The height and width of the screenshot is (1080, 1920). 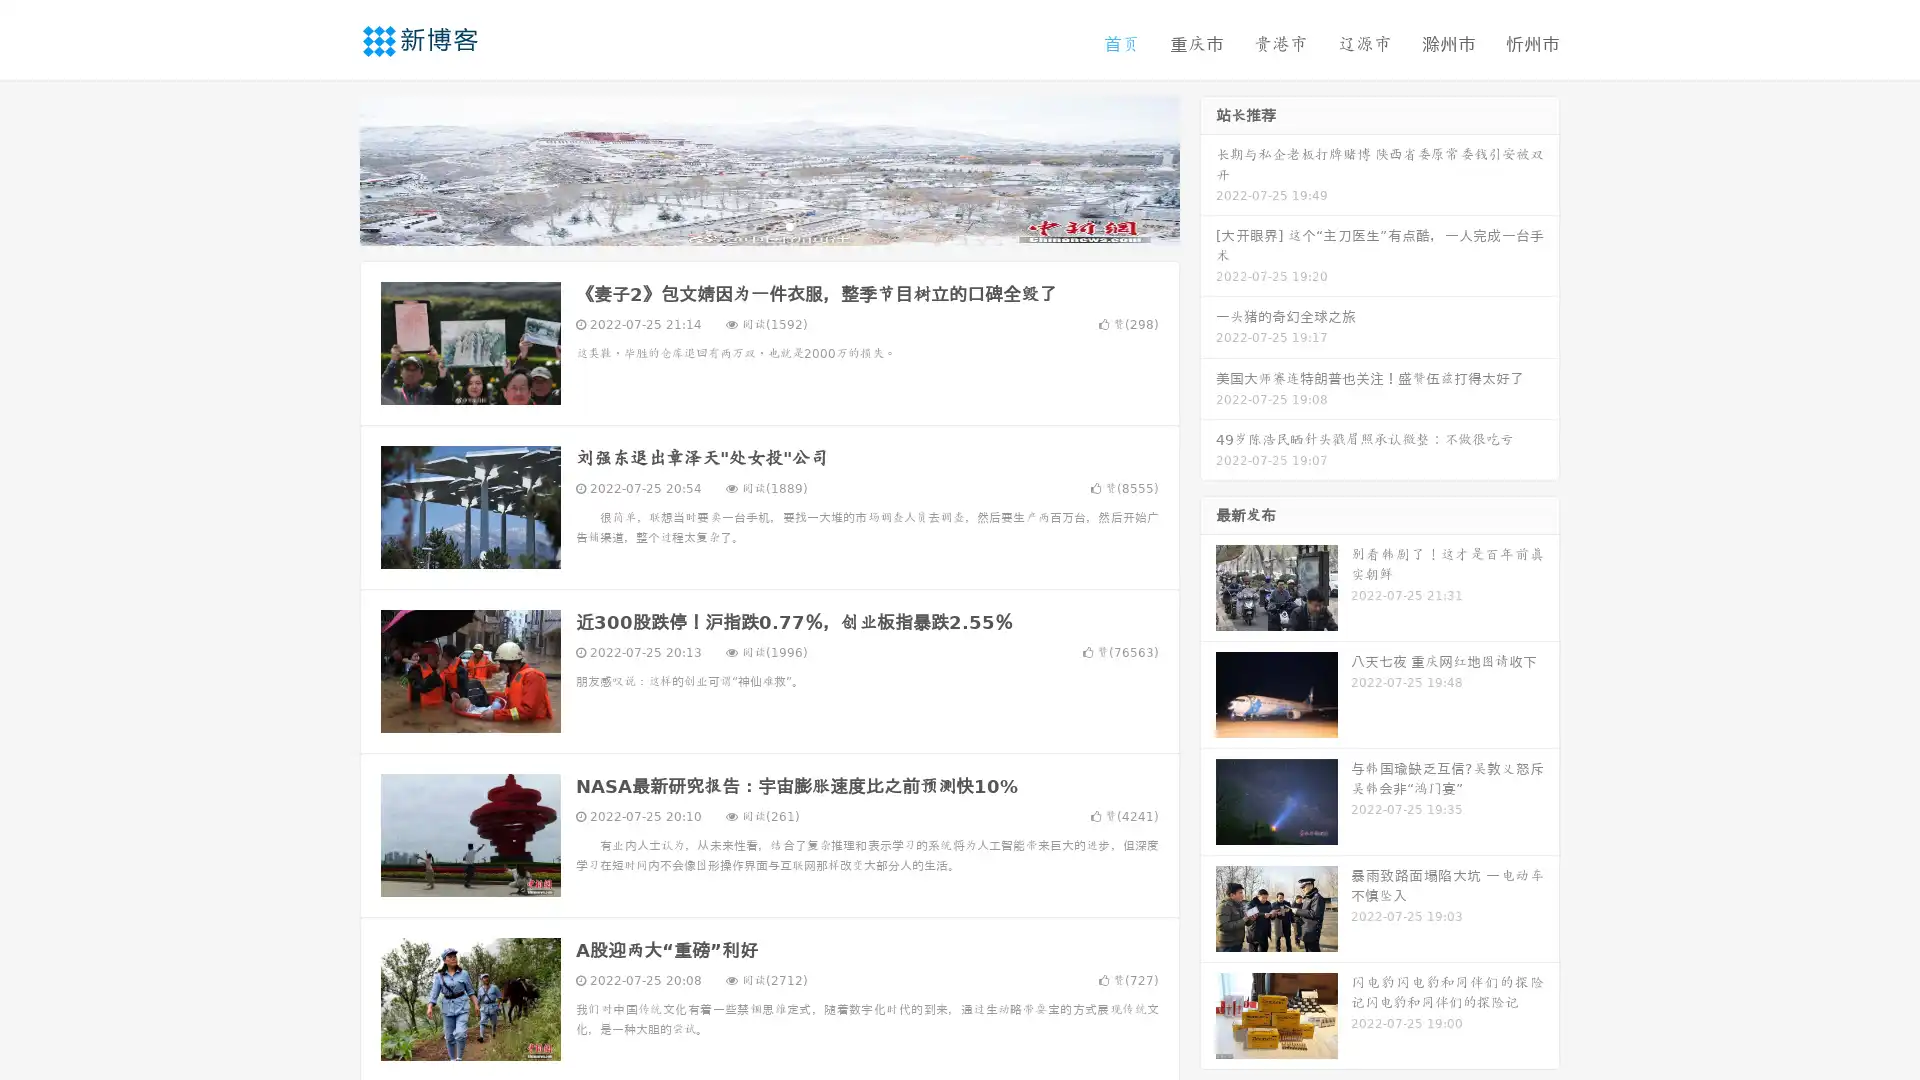 I want to click on Go to slide 3, so click(x=789, y=225).